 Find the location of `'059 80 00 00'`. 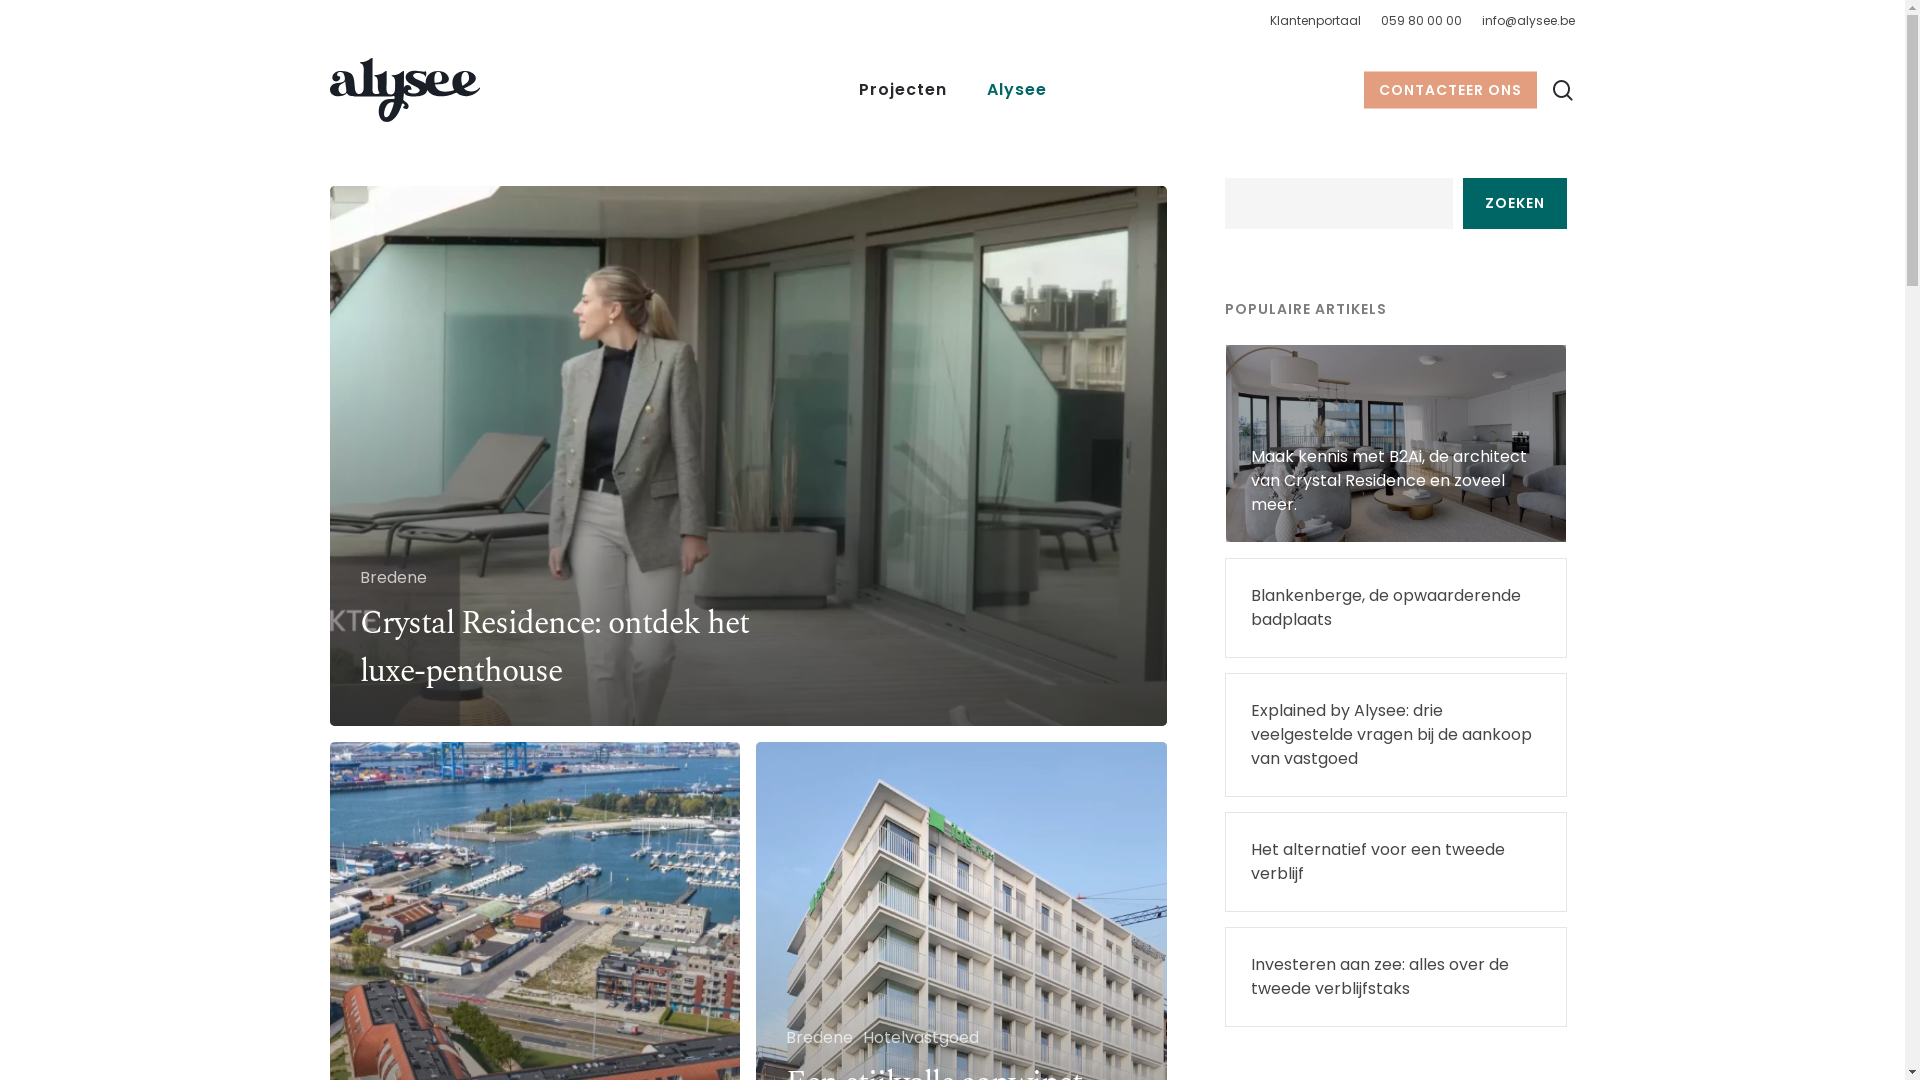

'059 80 00 00' is located at coordinates (1420, 20).